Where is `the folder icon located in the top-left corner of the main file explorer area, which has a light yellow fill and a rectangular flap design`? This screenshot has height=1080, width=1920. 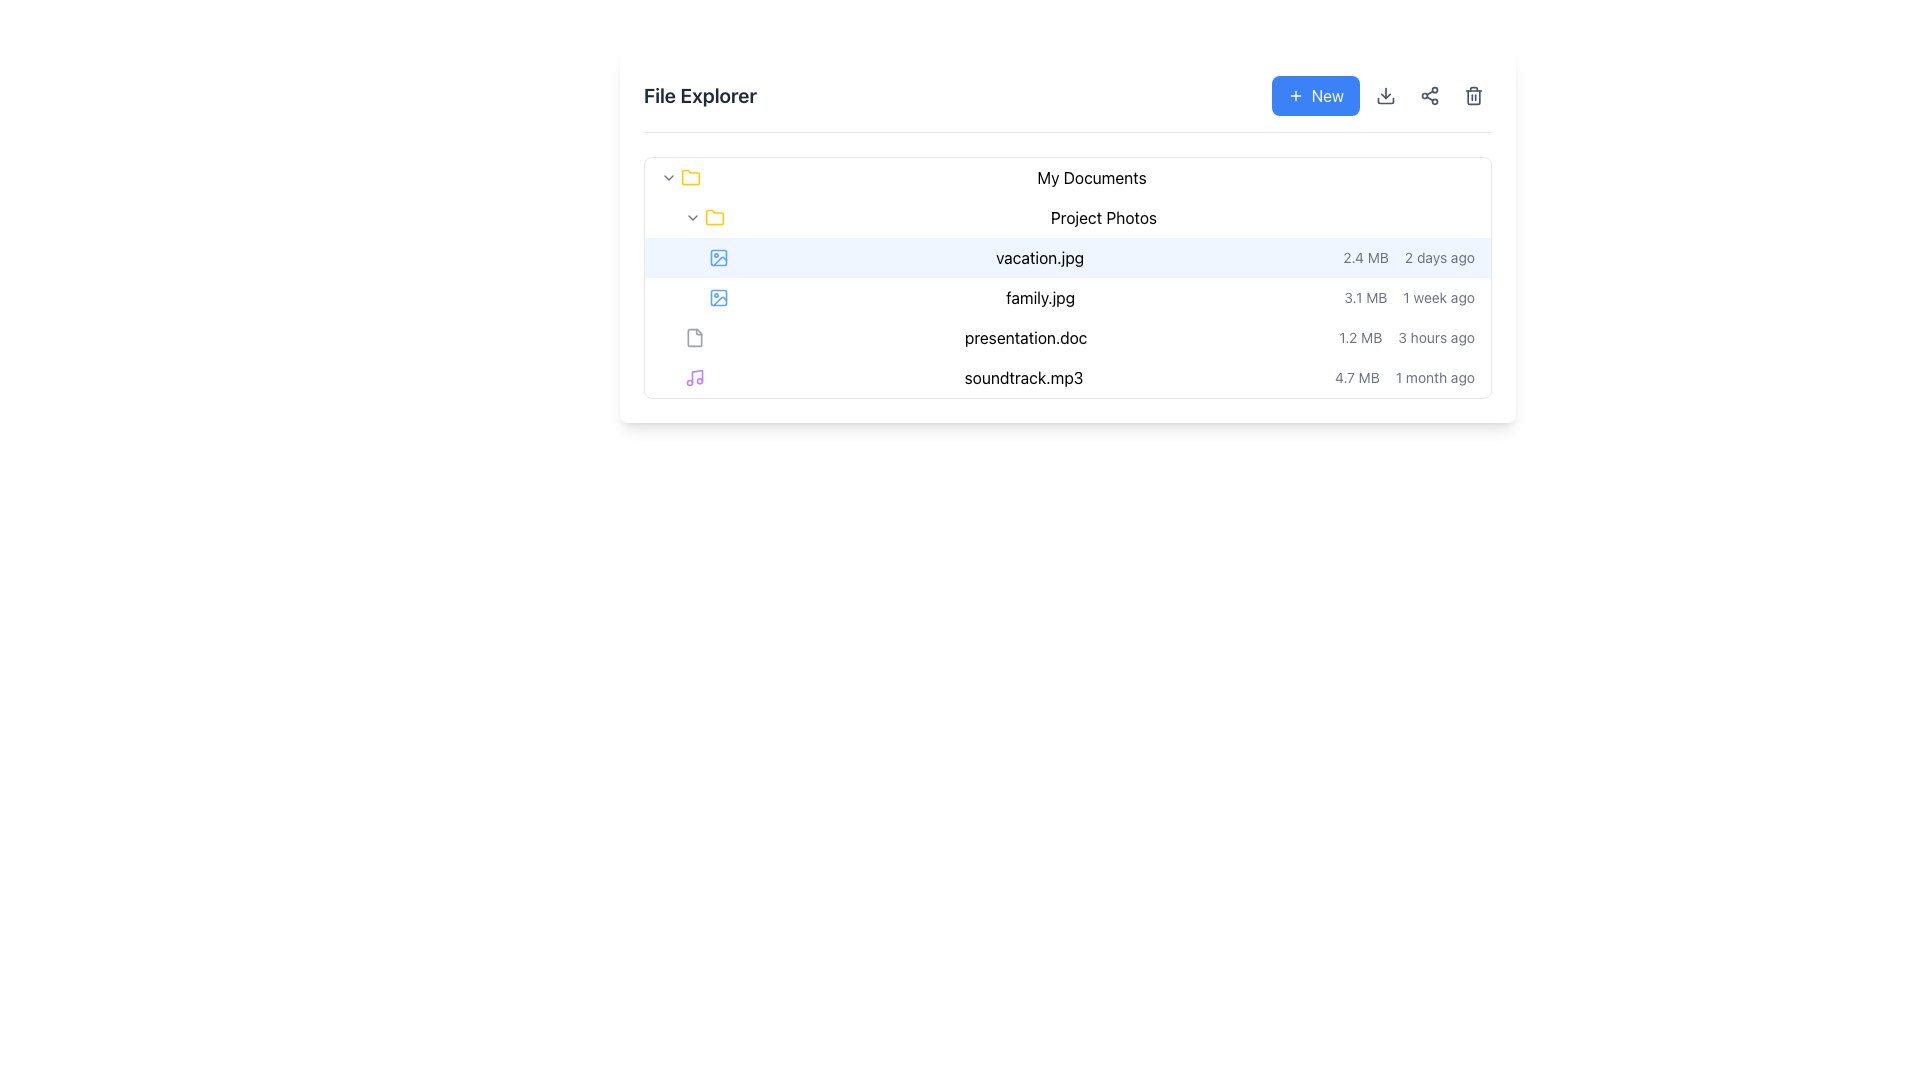
the folder icon located in the top-left corner of the main file explorer area, which has a light yellow fill and a rectangular flap design is located at coordinates (691, 176).